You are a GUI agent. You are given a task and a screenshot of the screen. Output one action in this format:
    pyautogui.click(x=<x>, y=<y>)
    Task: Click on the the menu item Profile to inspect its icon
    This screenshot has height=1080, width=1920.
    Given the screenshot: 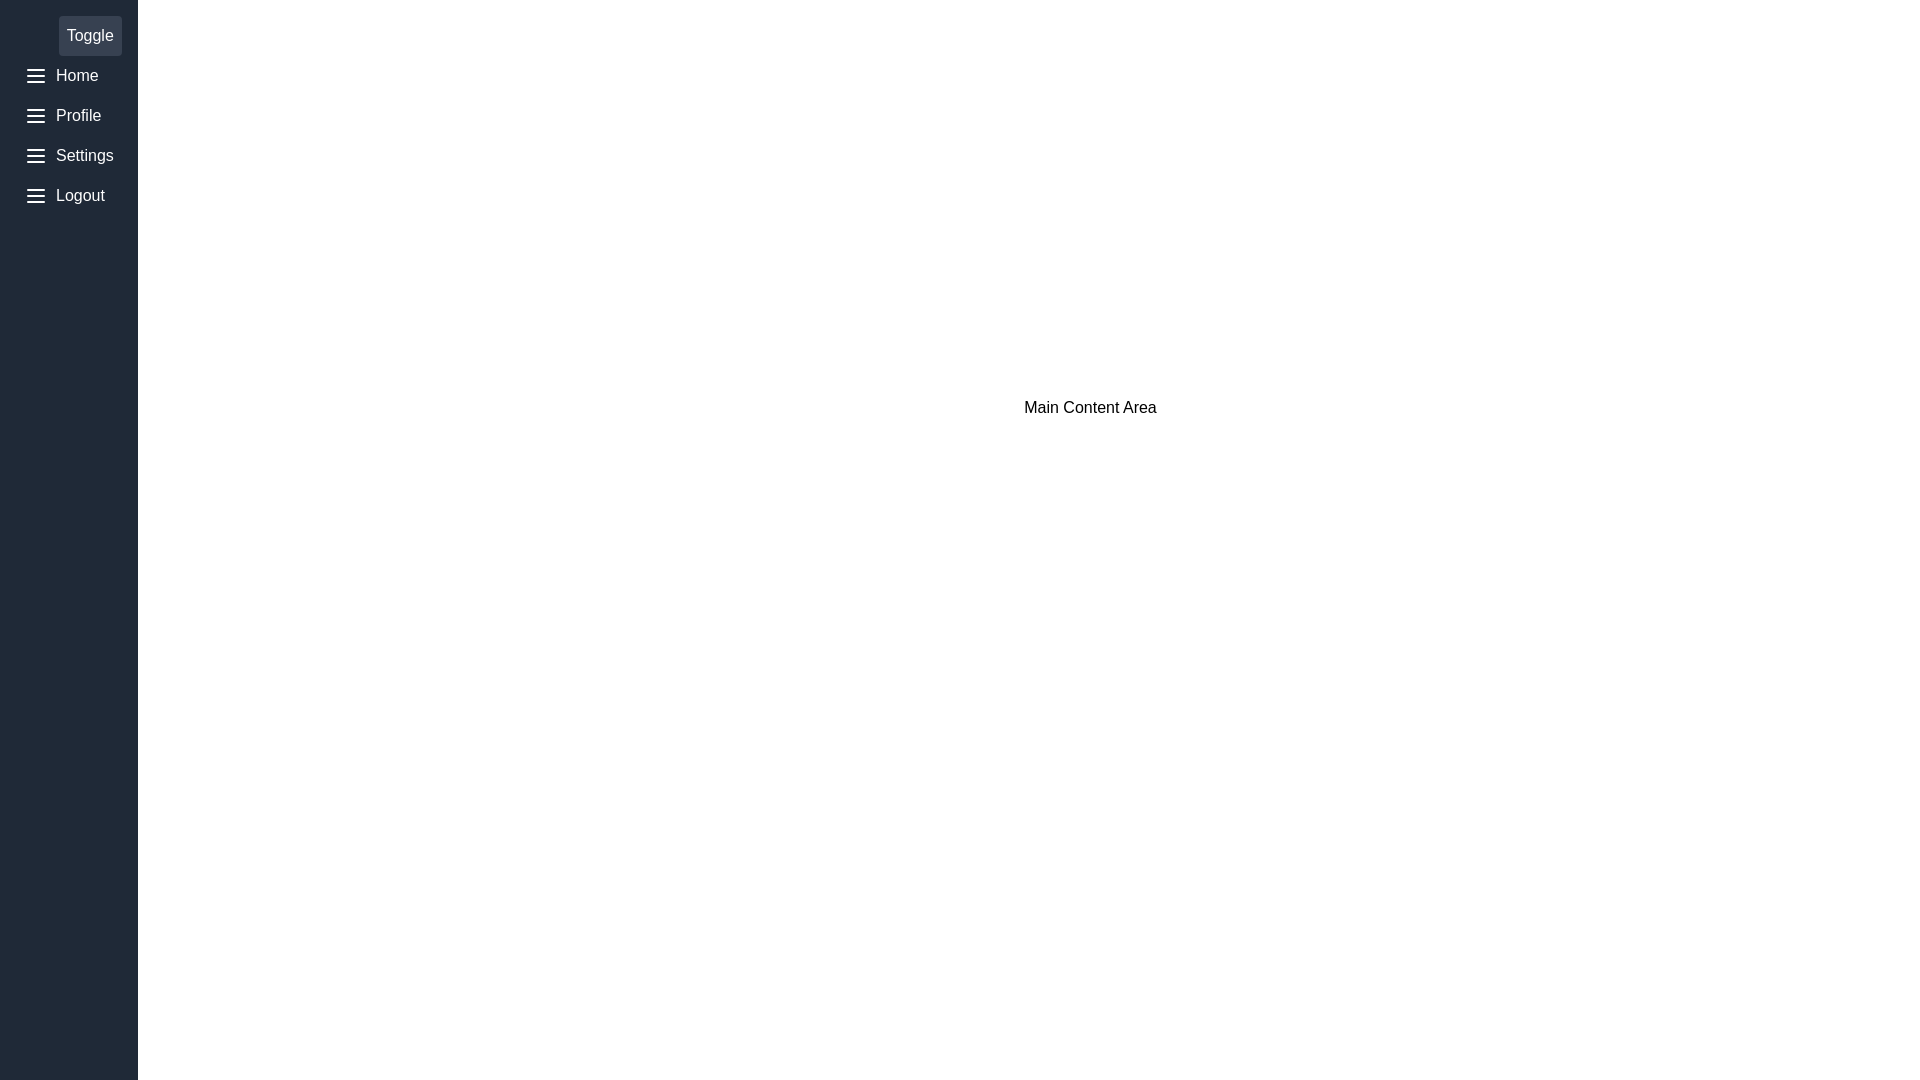 What is the action you would take?
    pyautogui.click(x=68, y=115)
    